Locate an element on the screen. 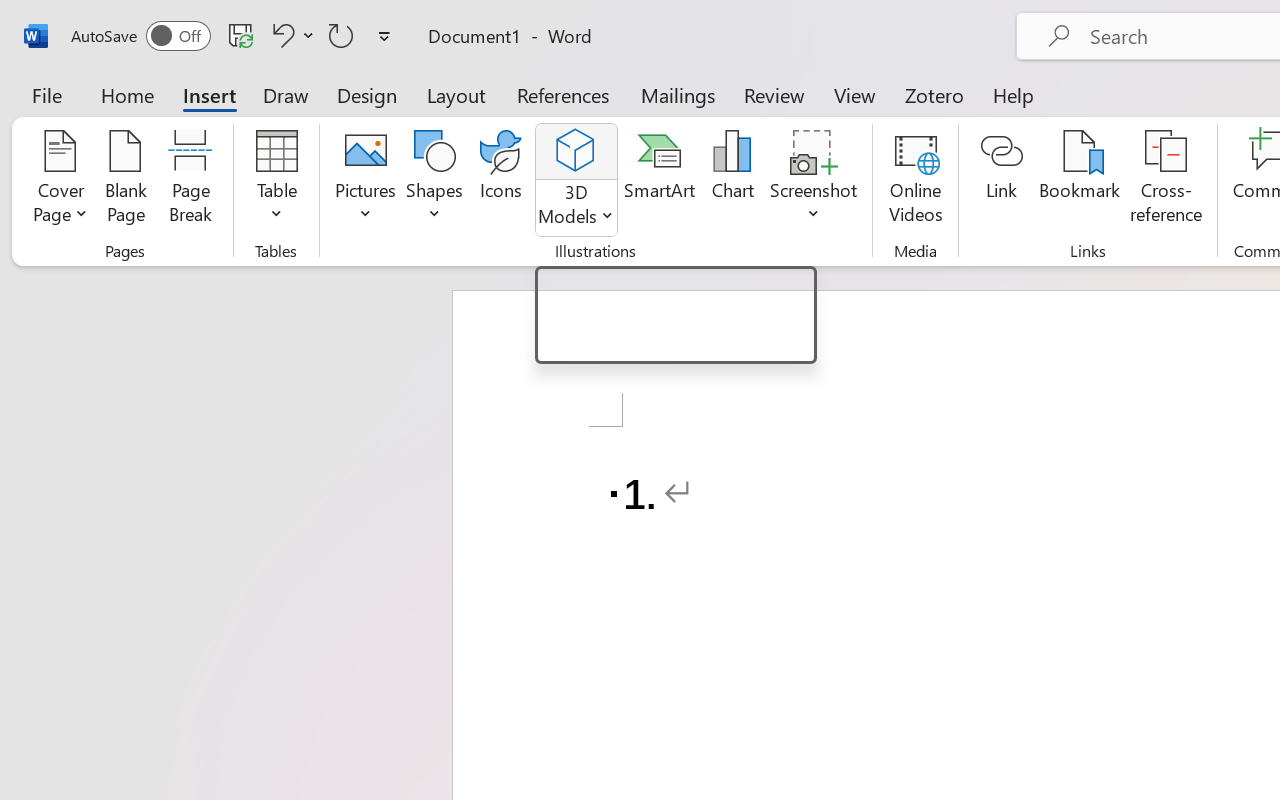 This screenshot has height=800, width=1280. 'Online Videos...' is located at coordinates (914, 179).